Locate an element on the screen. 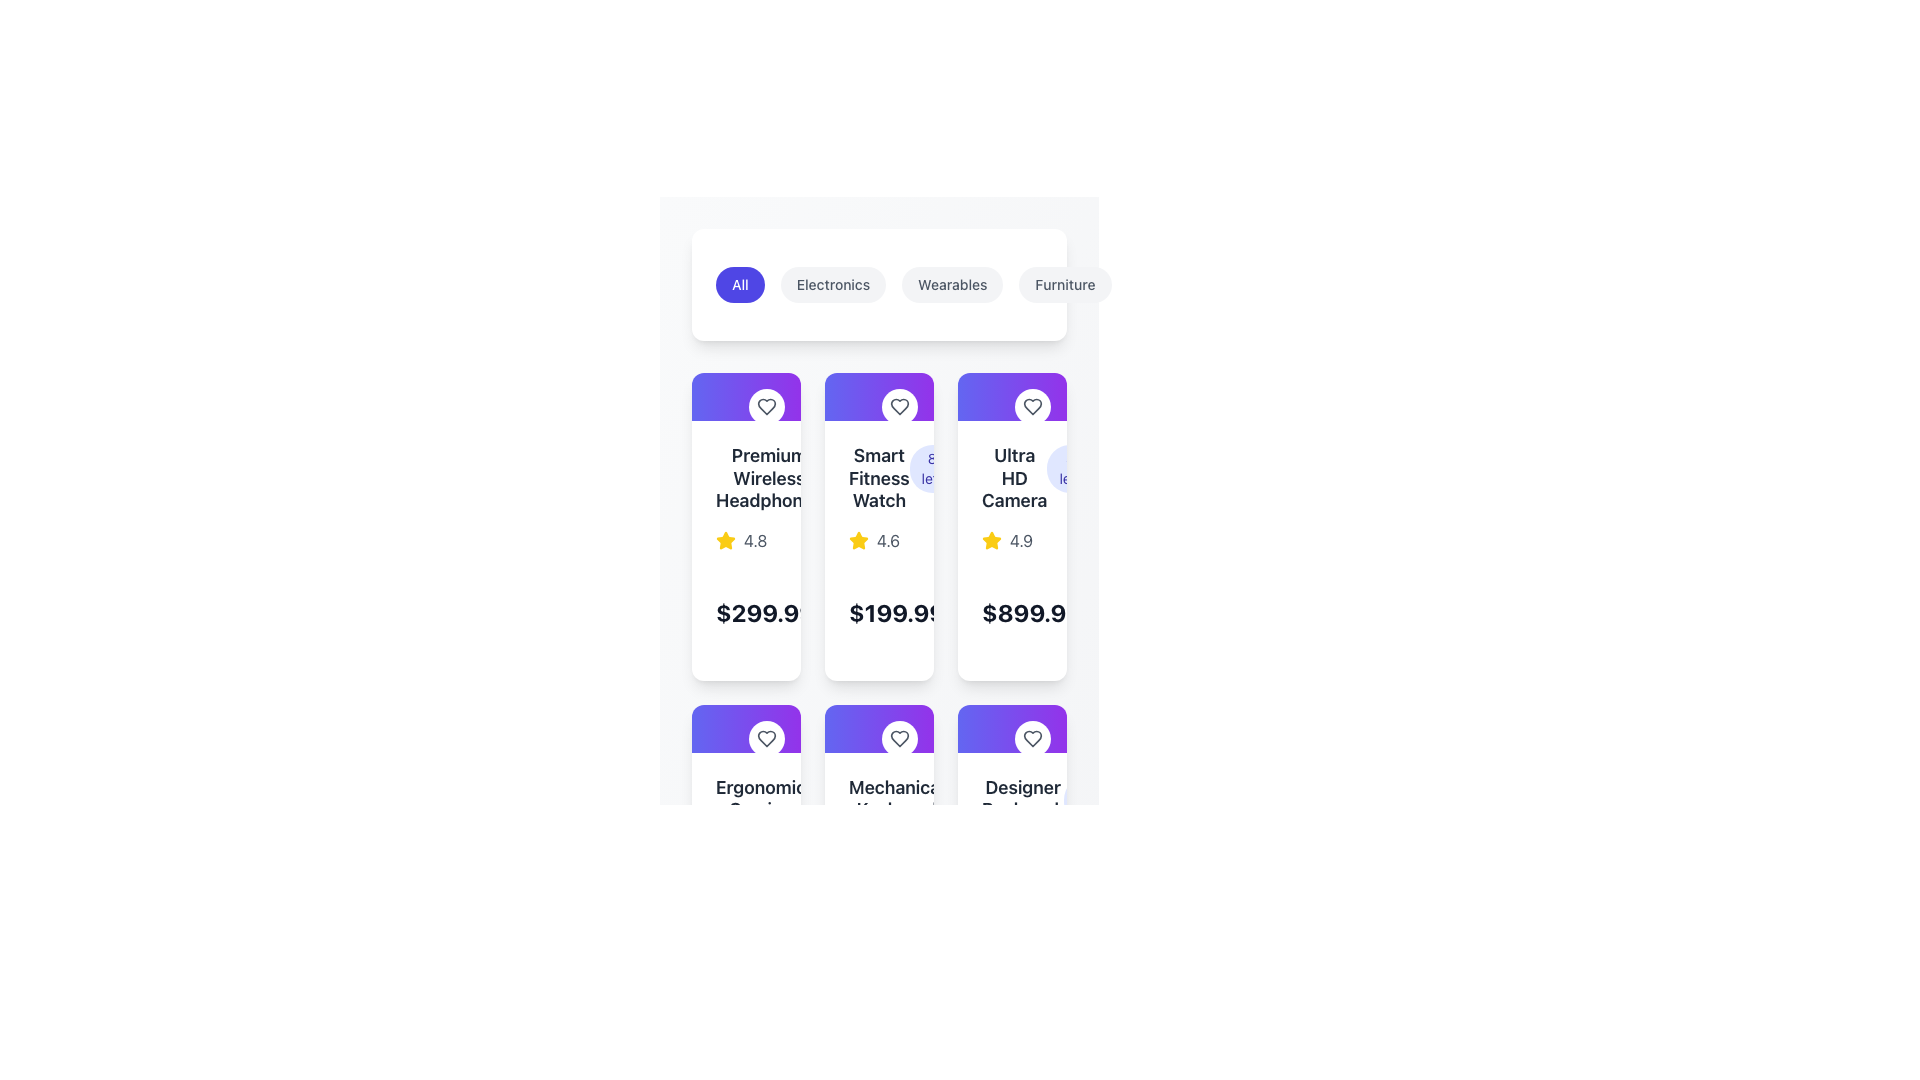 The height and width of the screenshot is (1080, 1920). the price text label located at the bottom-center of the 'Ultra HD Camera' product card, directly below the rating section and above the 'Add to Cart' button is located at coordinates (1012, 611).